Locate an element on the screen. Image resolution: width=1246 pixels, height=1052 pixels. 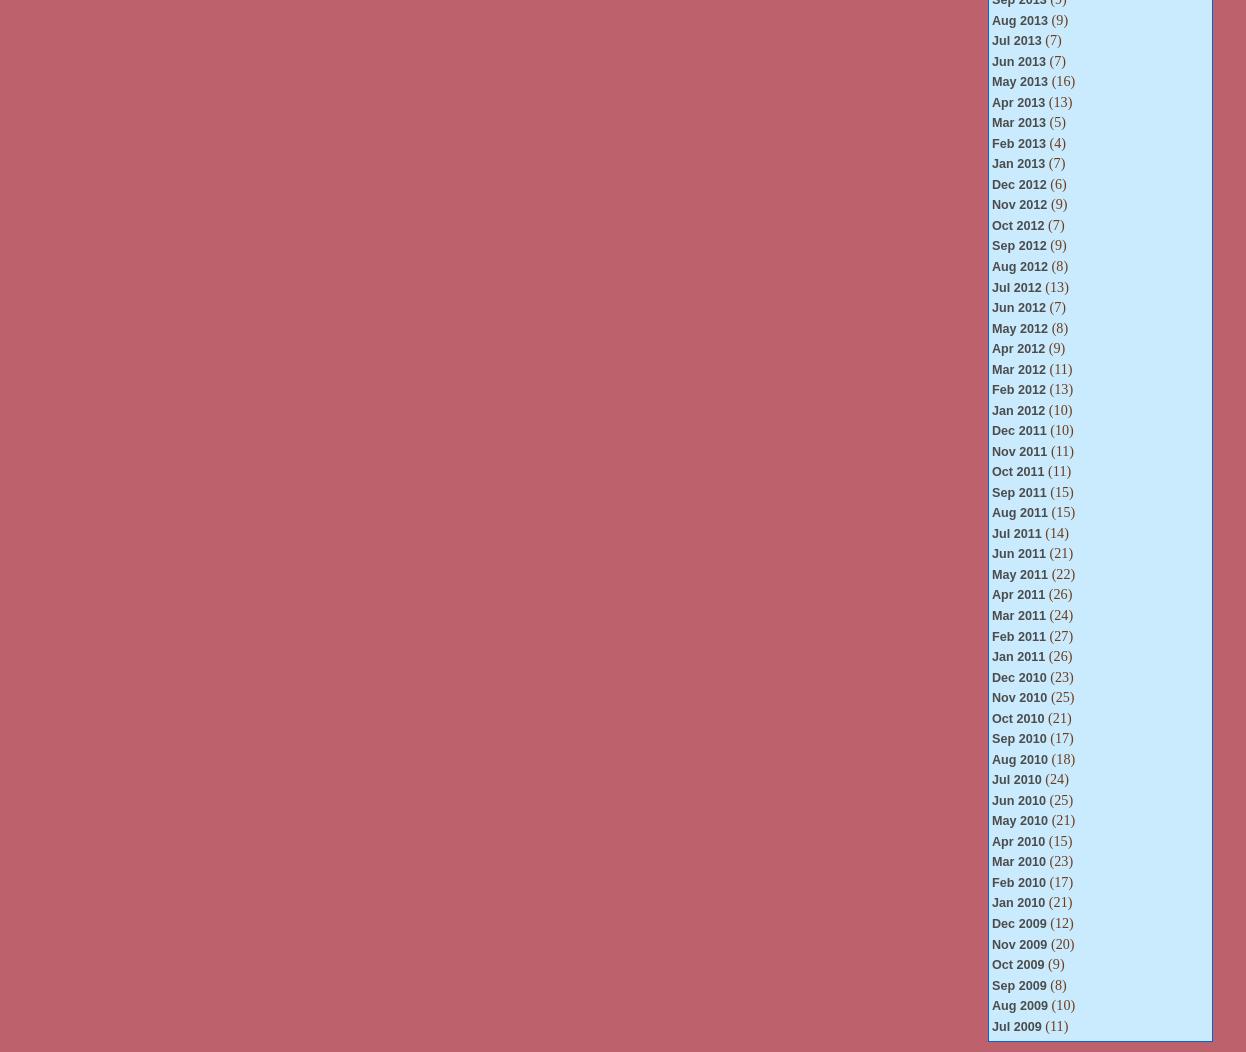
'(18)' is located at coordinates (1061, 756).